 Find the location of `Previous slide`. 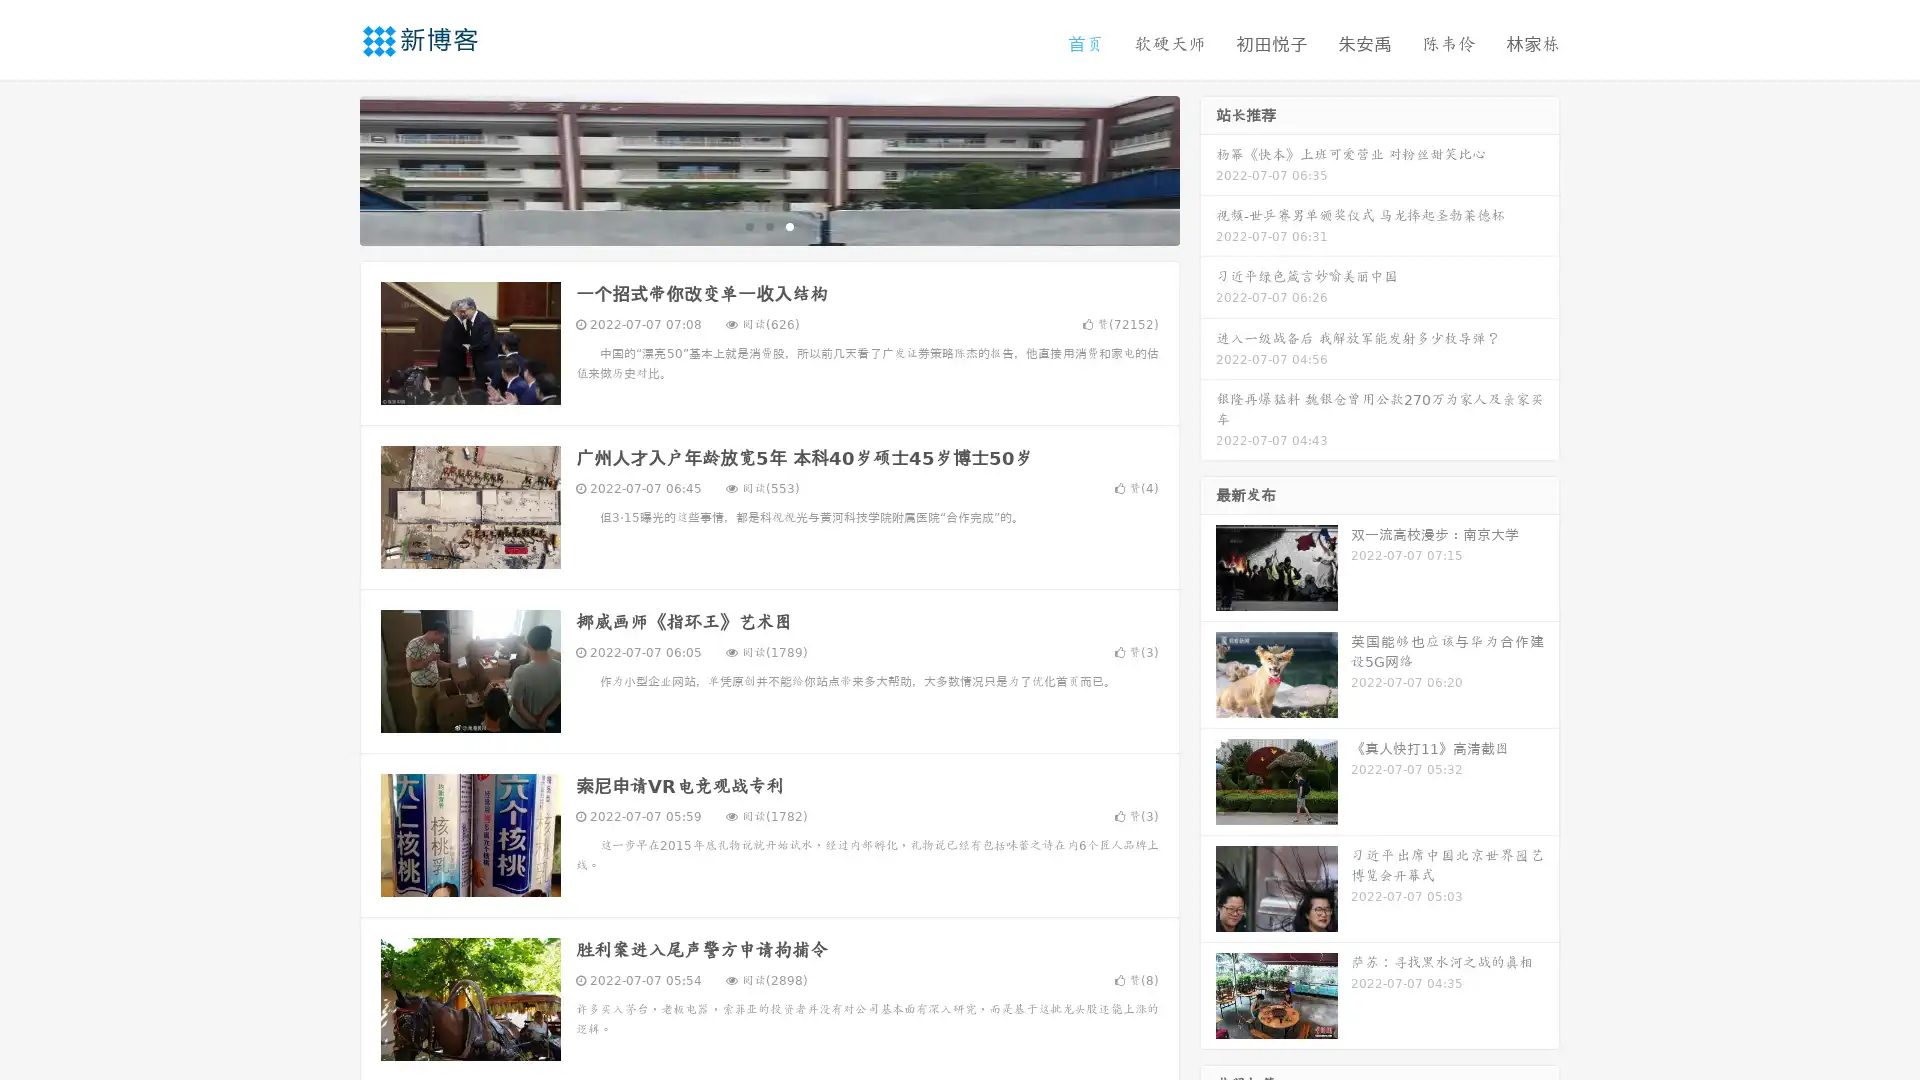

Previous slide is located at coordinates (330, 168).